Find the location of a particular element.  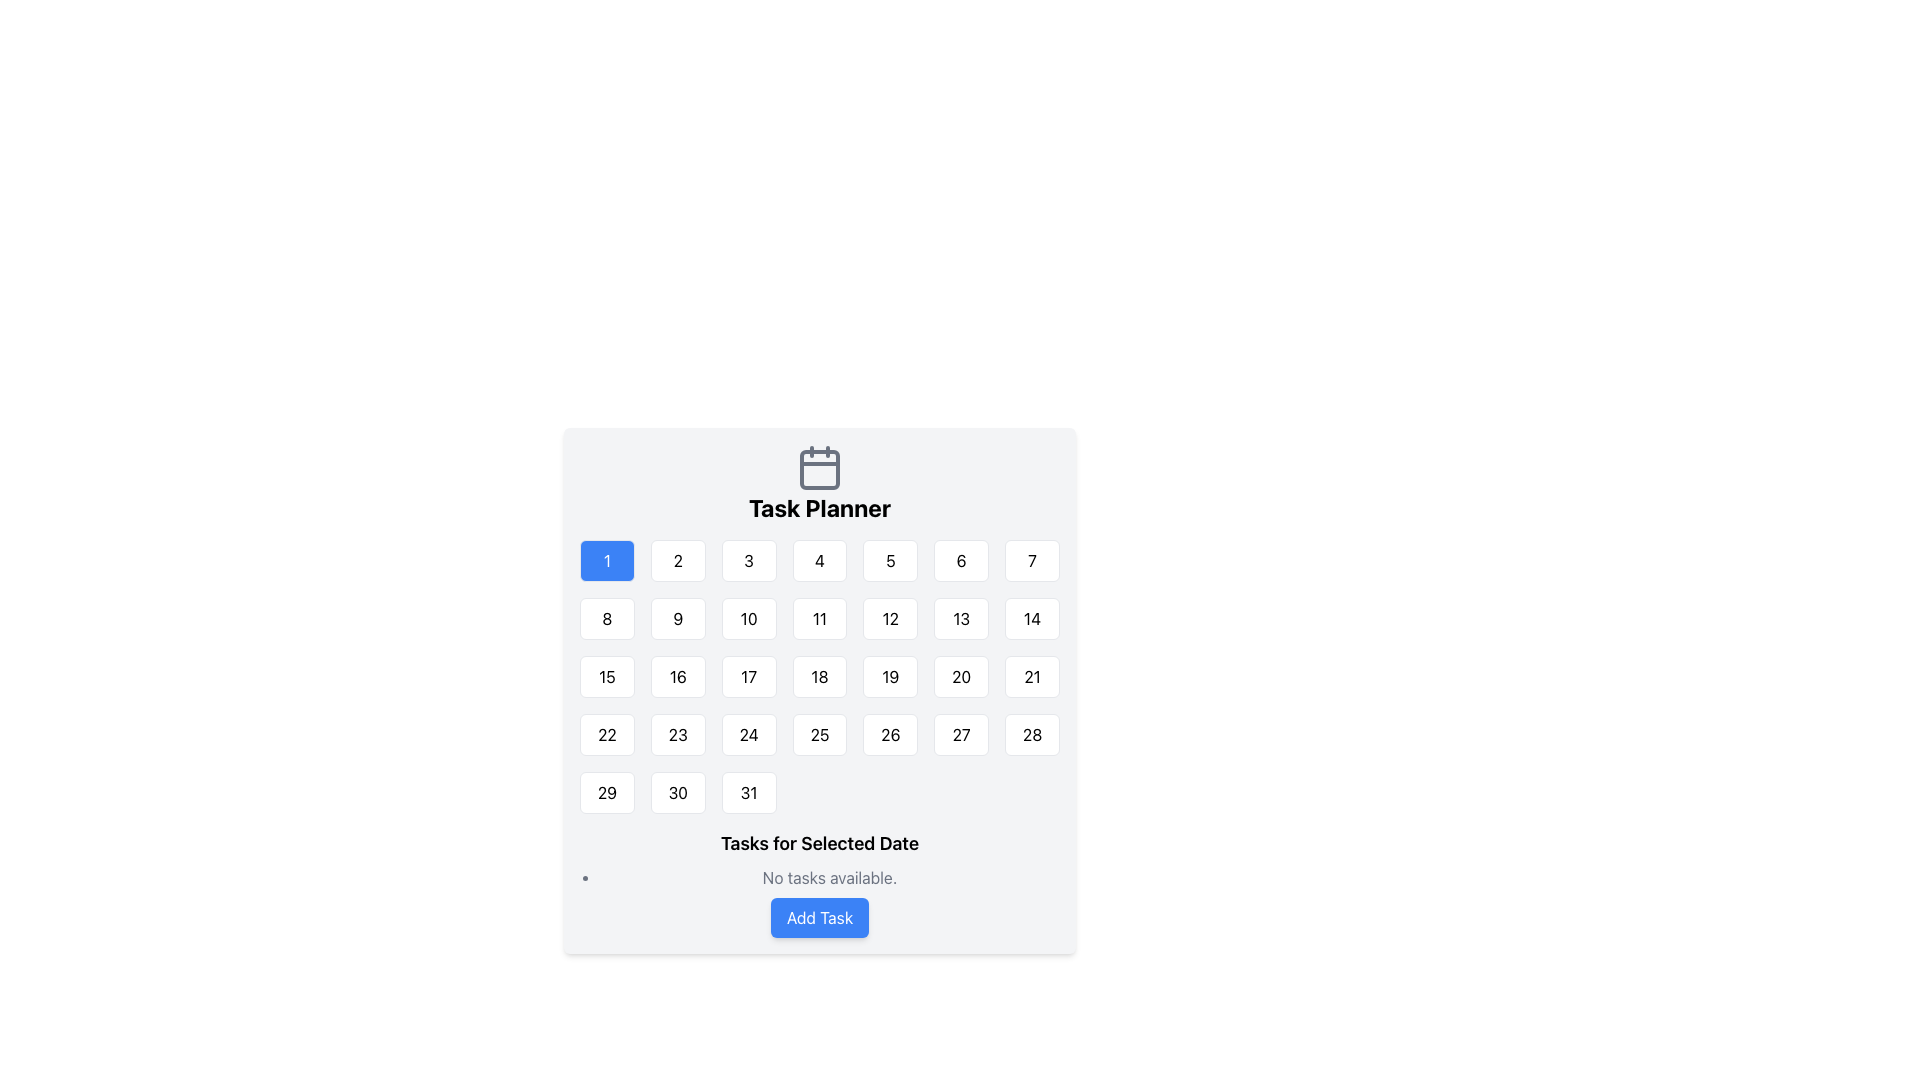

the rectangular button with the number '28' in the Task Planner calendar grid, located in the seventh row and seventh column is located at coordinates (1032, 735).